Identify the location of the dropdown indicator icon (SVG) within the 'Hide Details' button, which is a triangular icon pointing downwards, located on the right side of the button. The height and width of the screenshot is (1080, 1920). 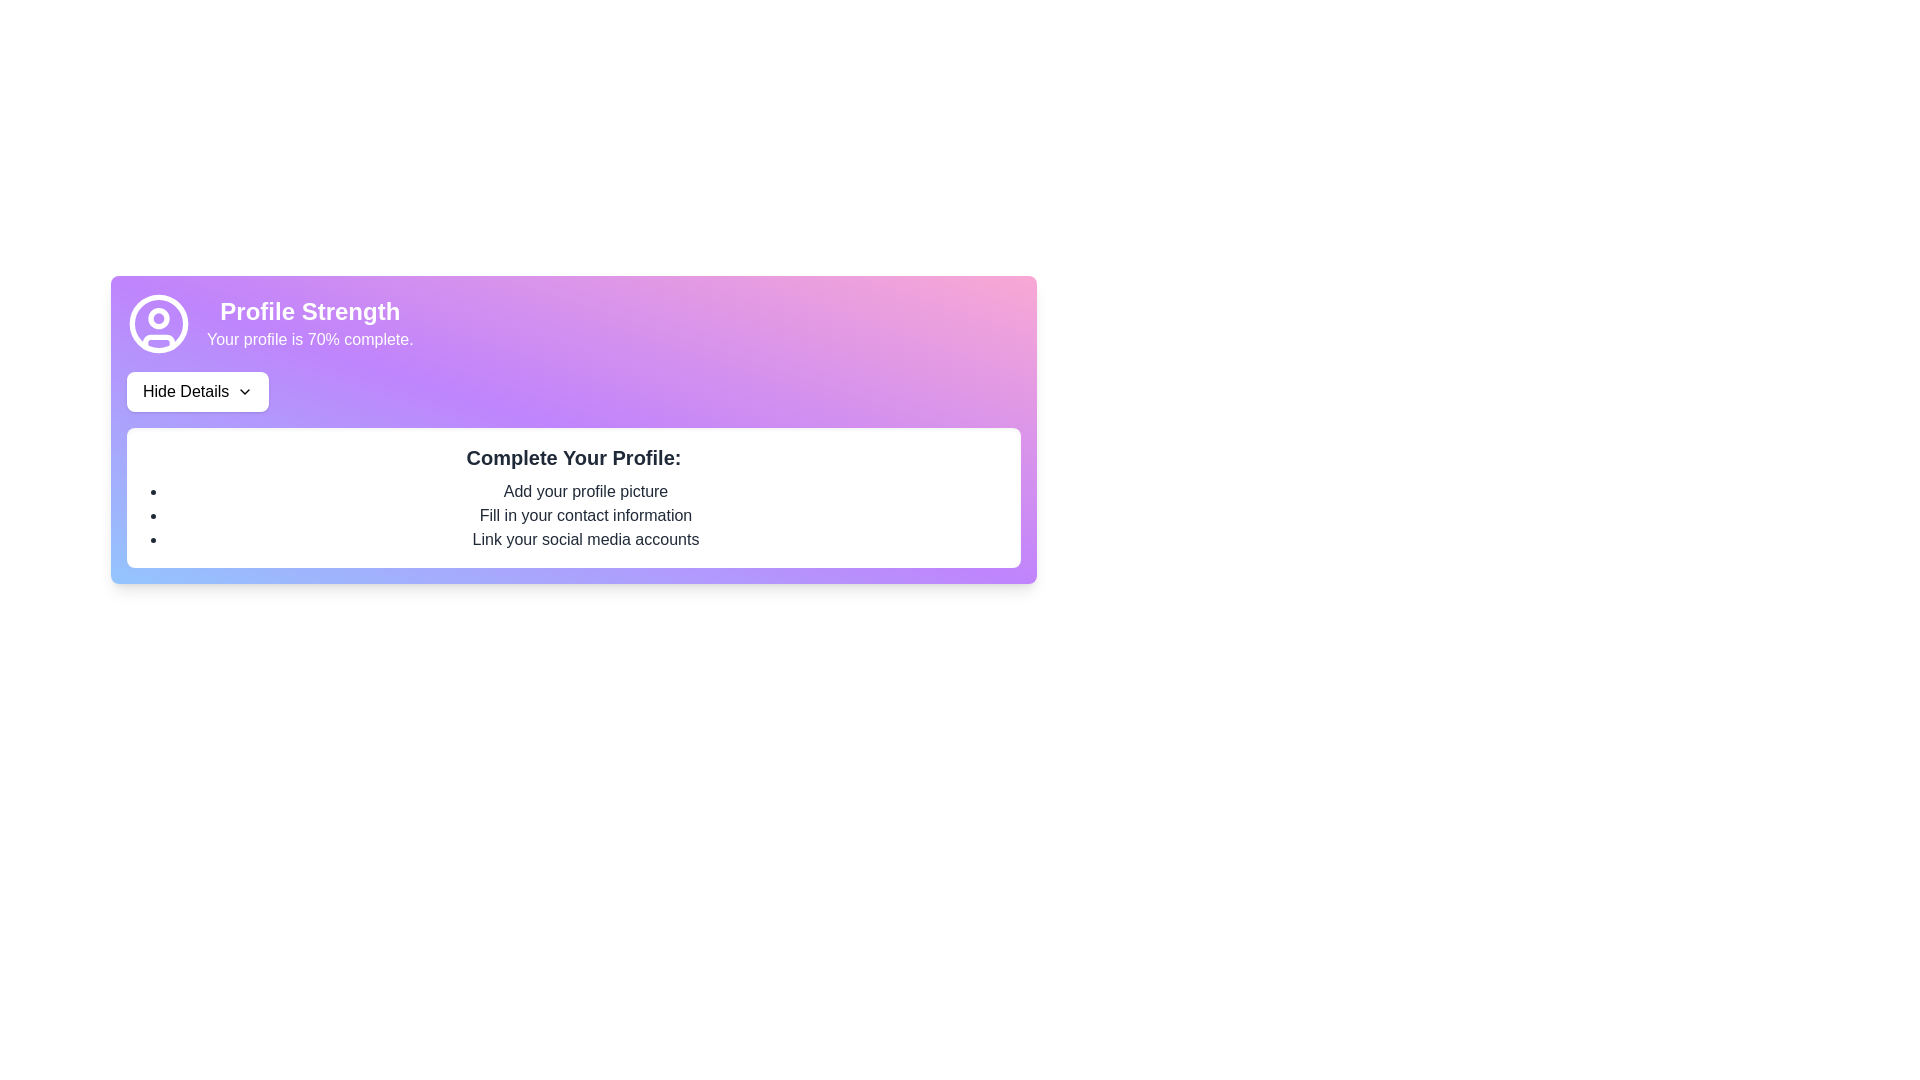
(244, 392).